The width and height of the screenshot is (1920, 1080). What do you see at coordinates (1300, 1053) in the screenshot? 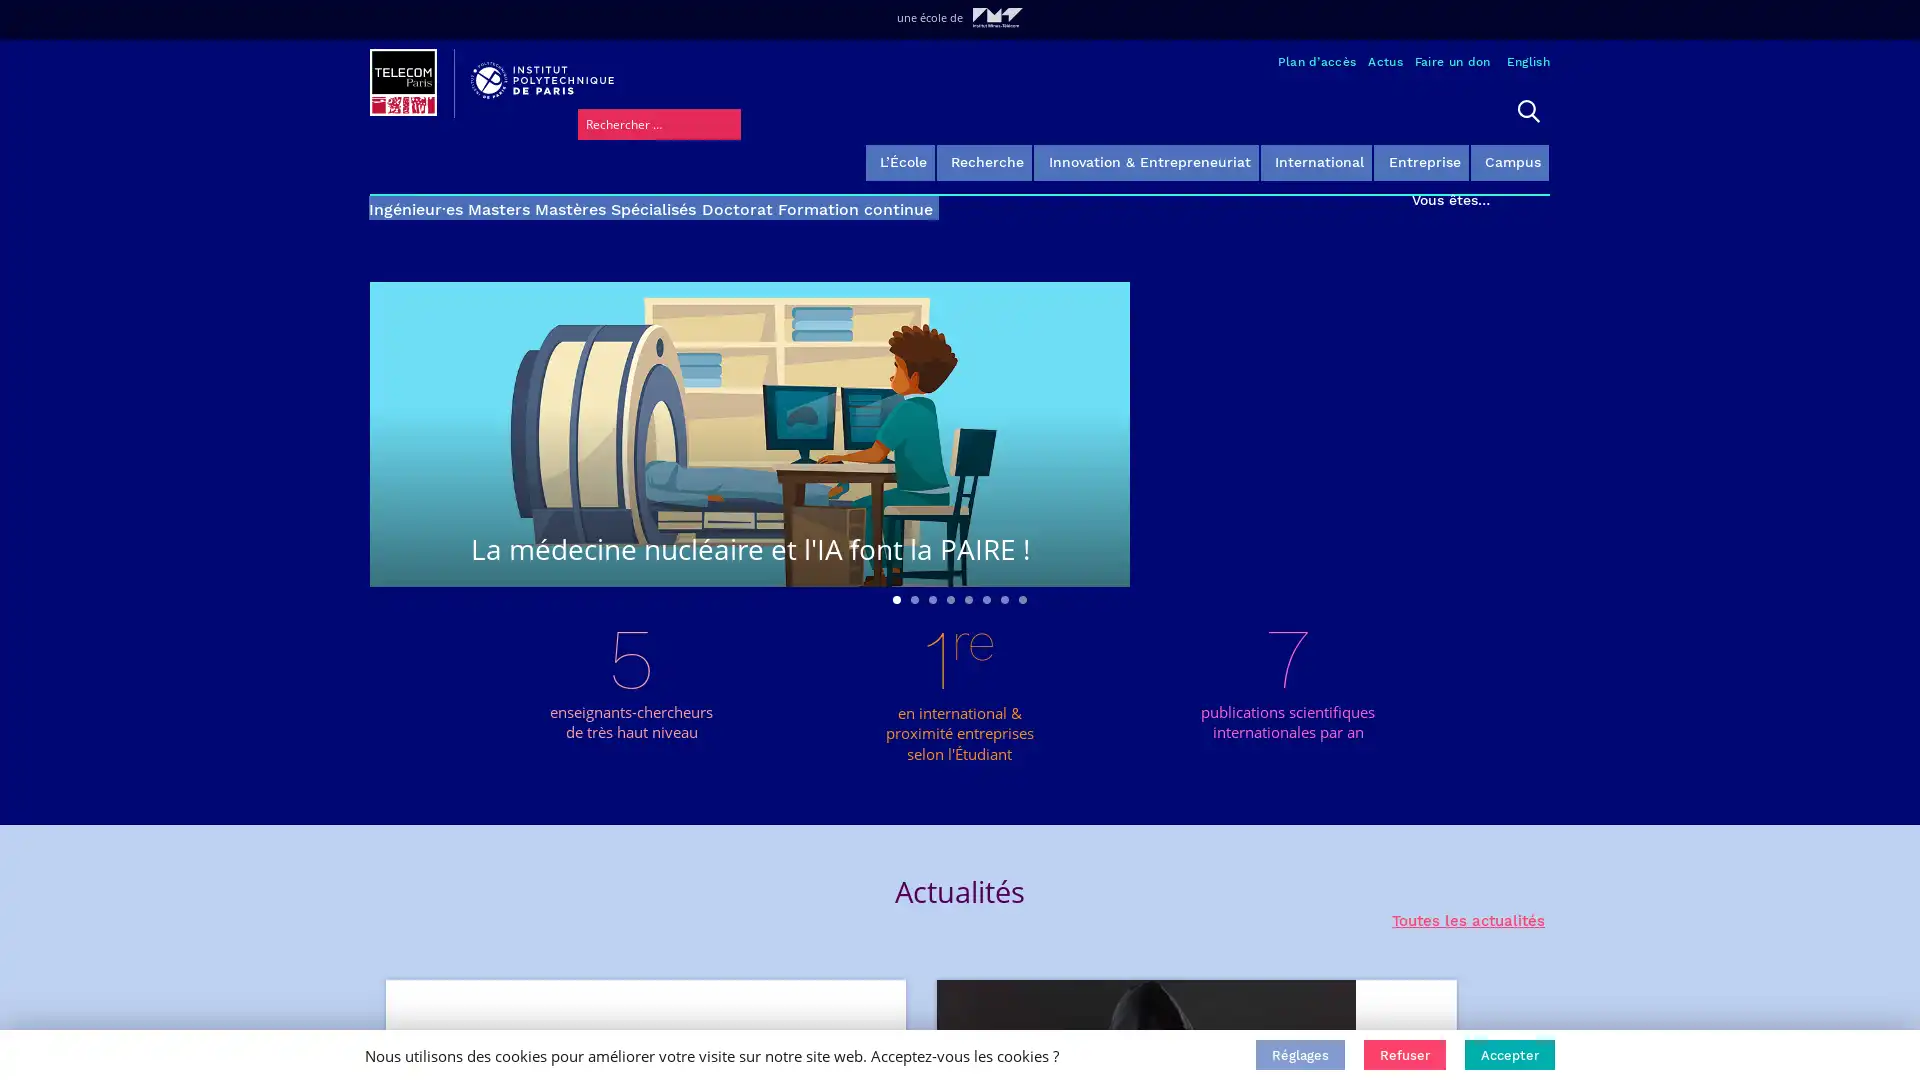
I see `Reglages` at bounding box center [1300, 1053].